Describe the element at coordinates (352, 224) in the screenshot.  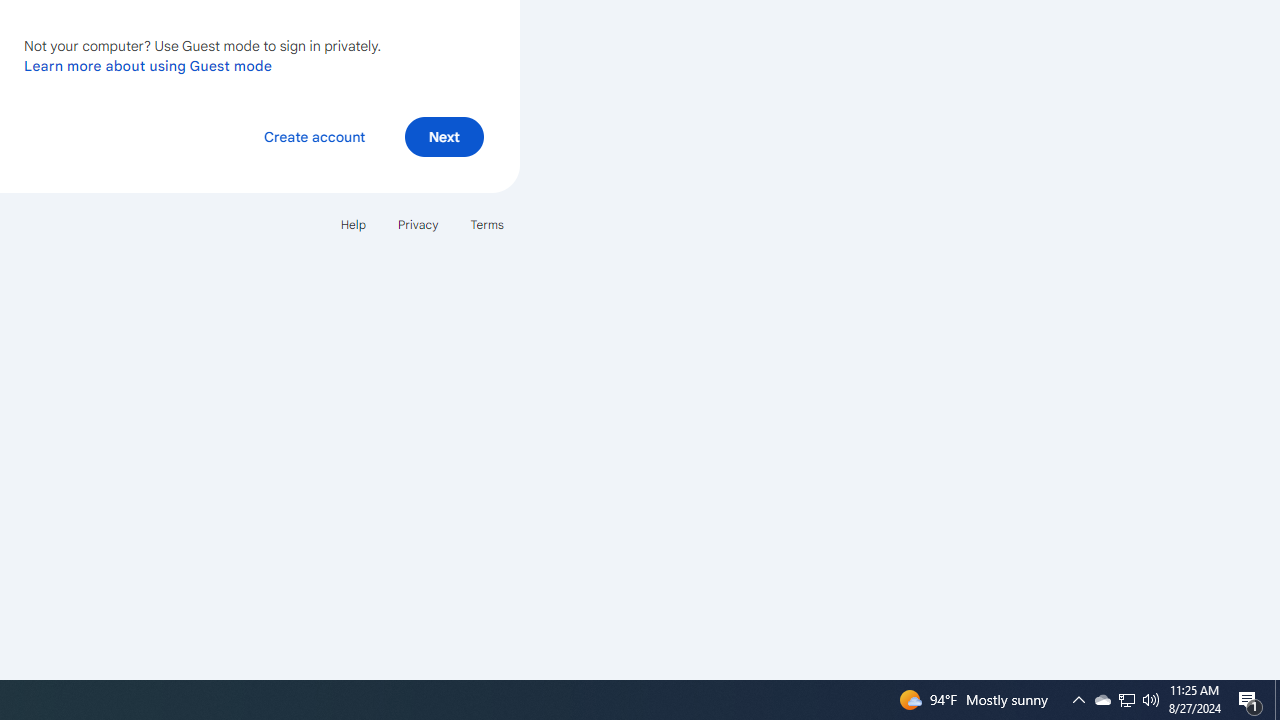
I see `'Help'` at that location.